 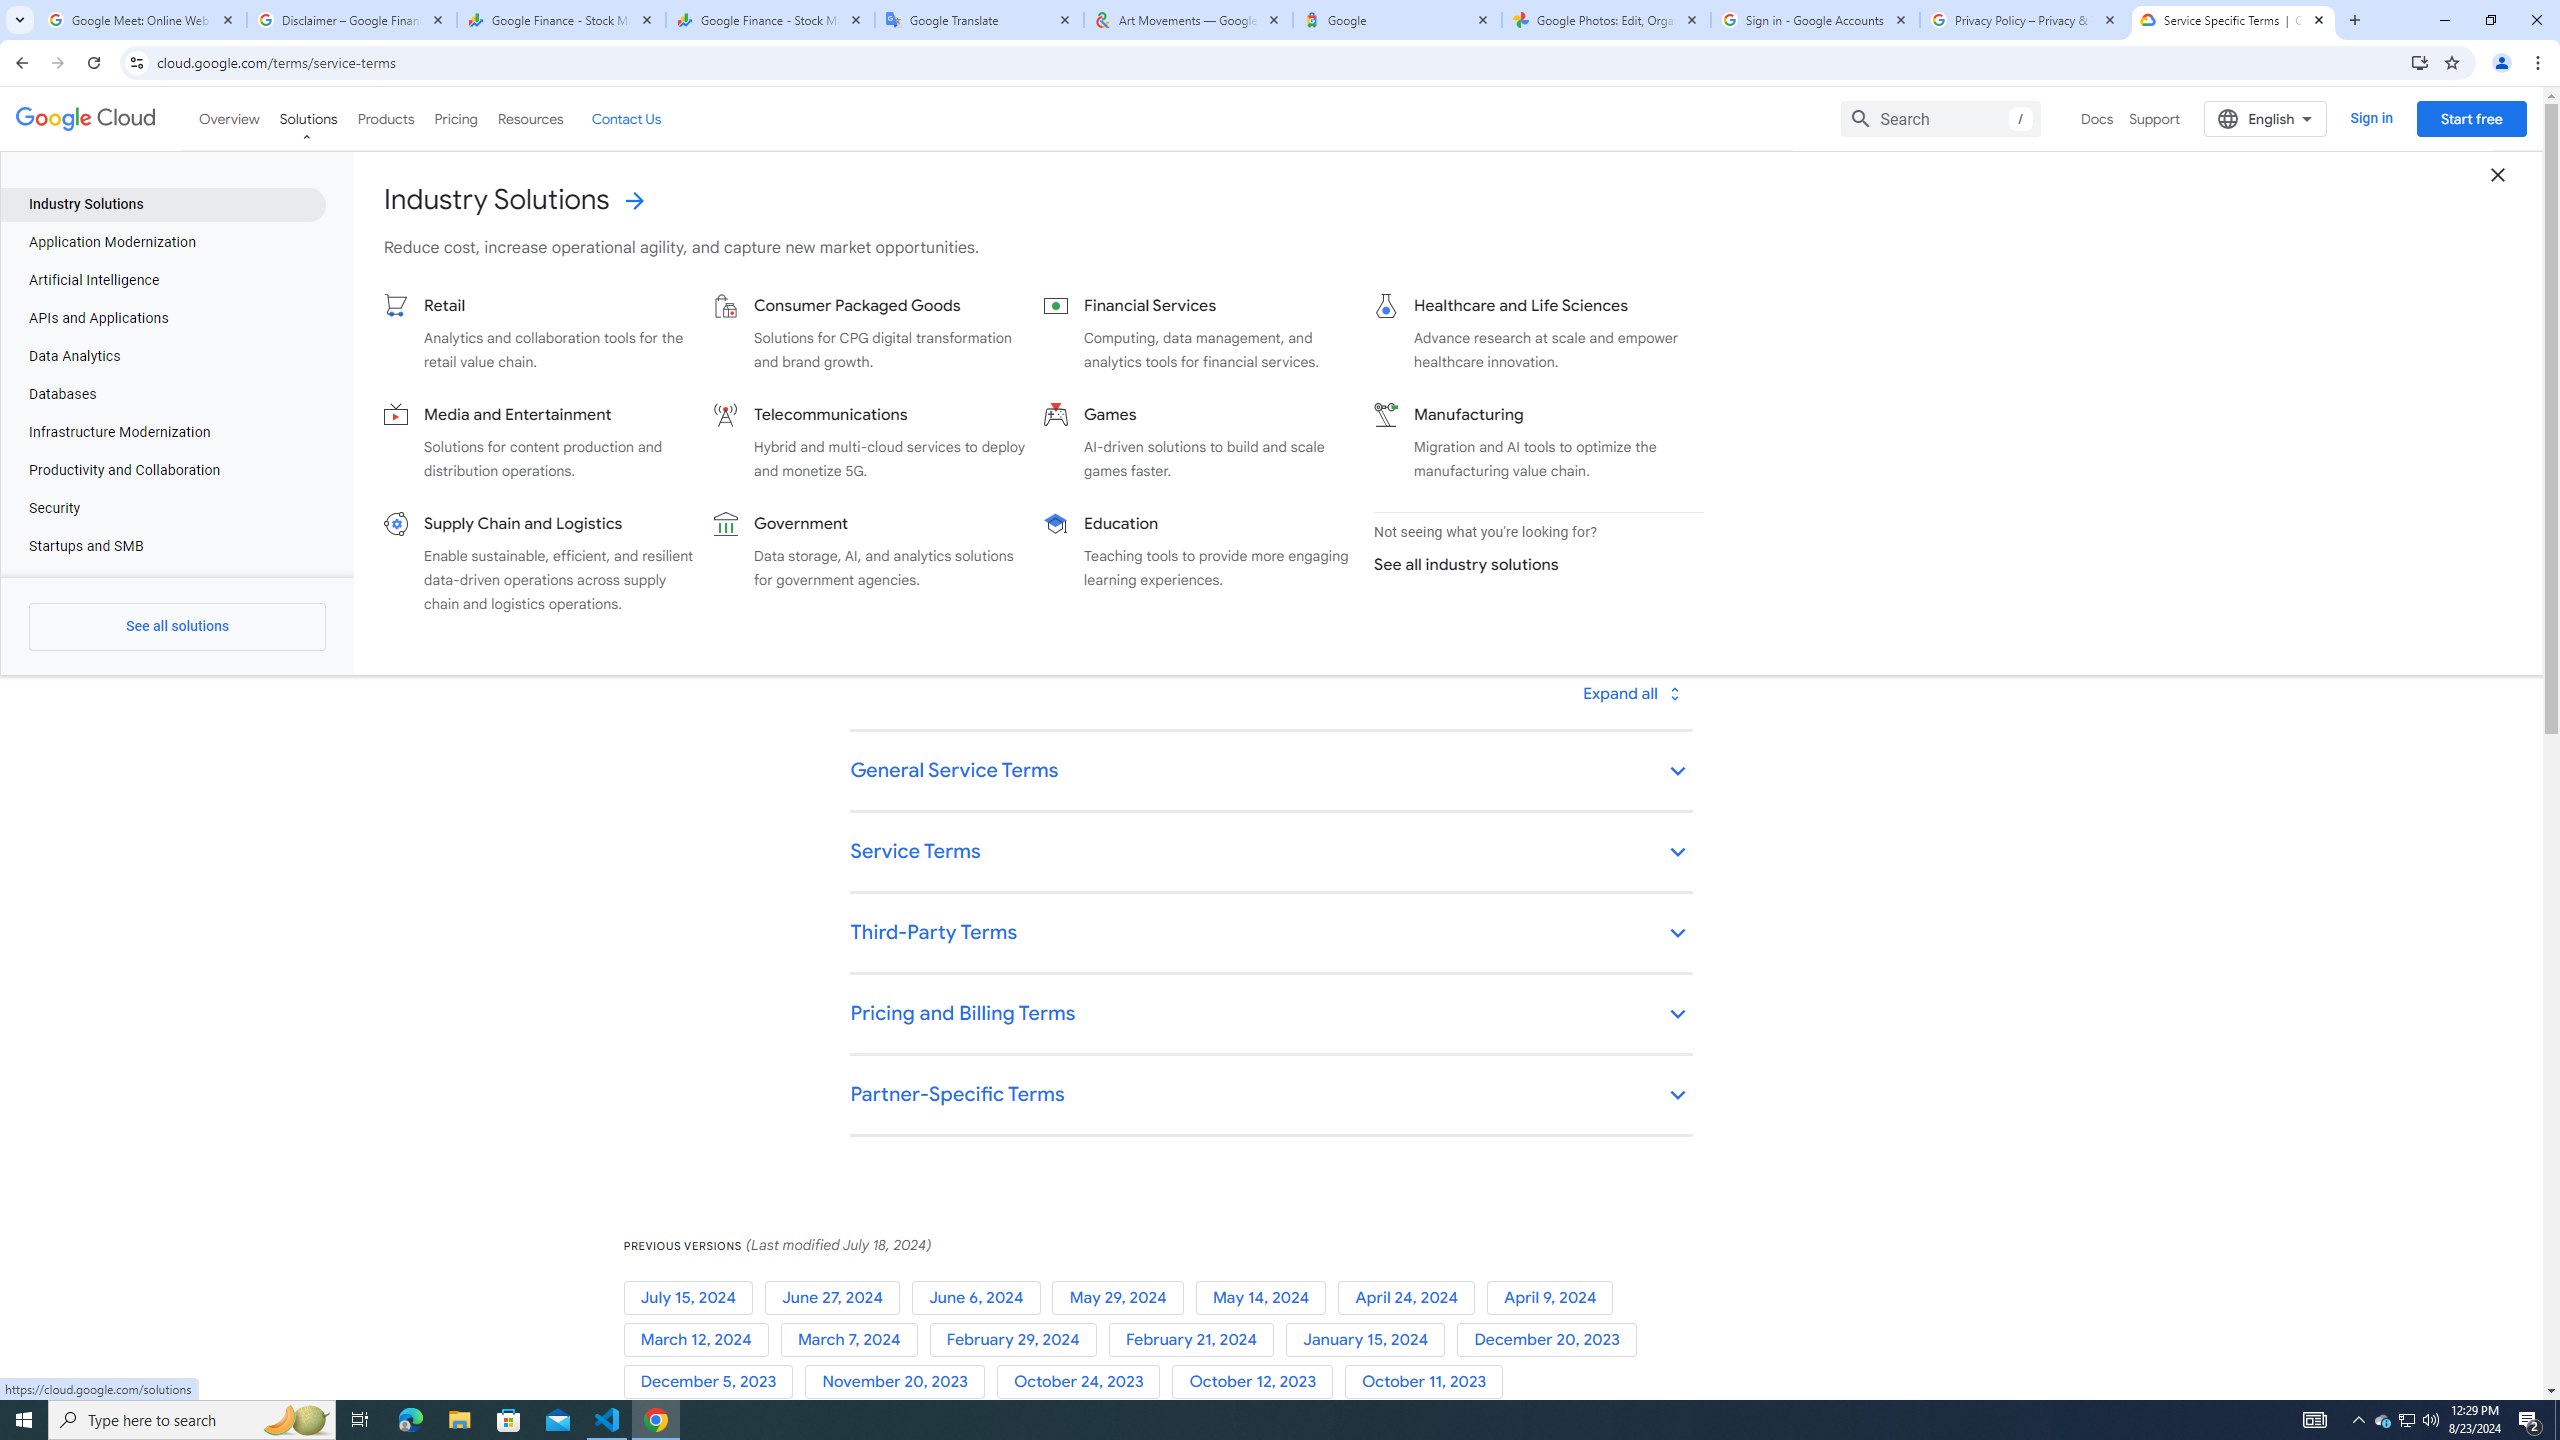 What do you see at coordinates (981, 1298) in the screenshot?
I see `'June 6, 2024'` at bounding box center [981, 1298].